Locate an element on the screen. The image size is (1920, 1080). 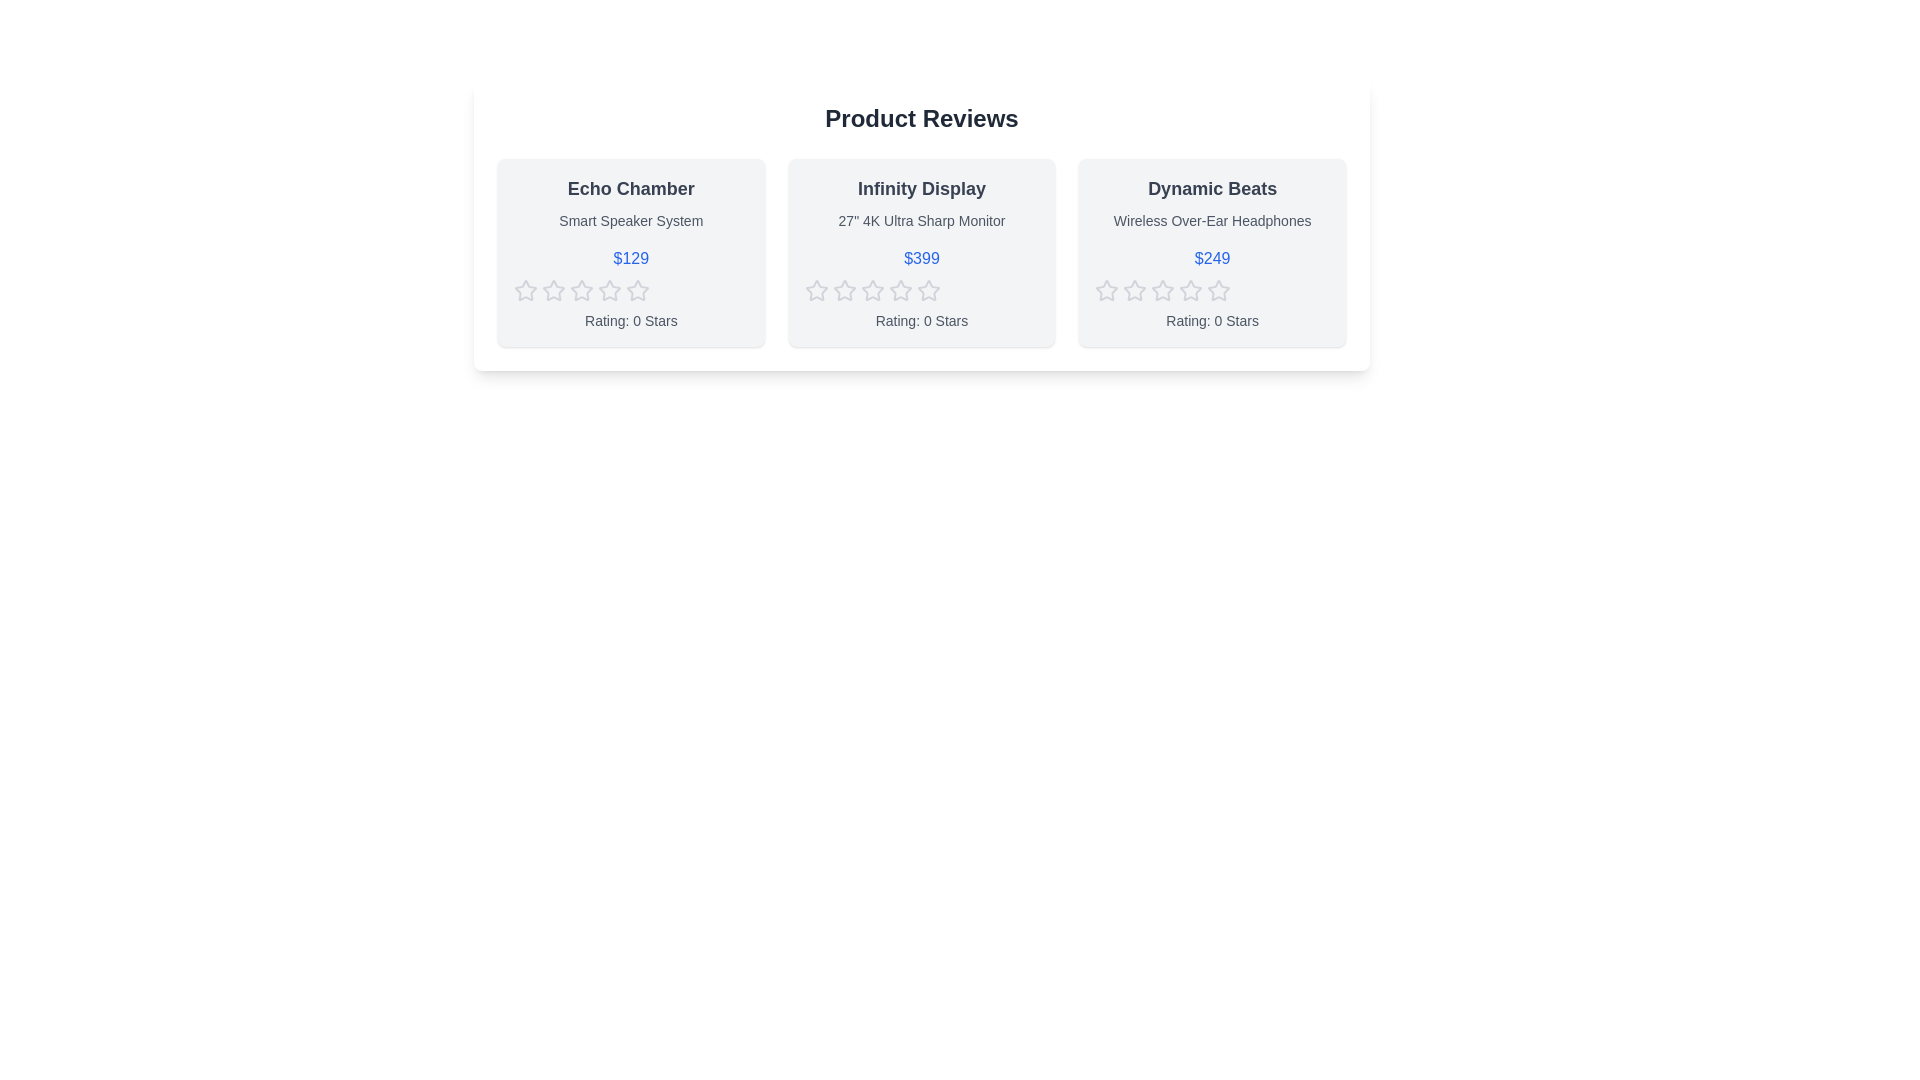
on the fourth star from the left in the rating section of the 'Dynamic Beats' product card is located at coordinates (1218, 290).